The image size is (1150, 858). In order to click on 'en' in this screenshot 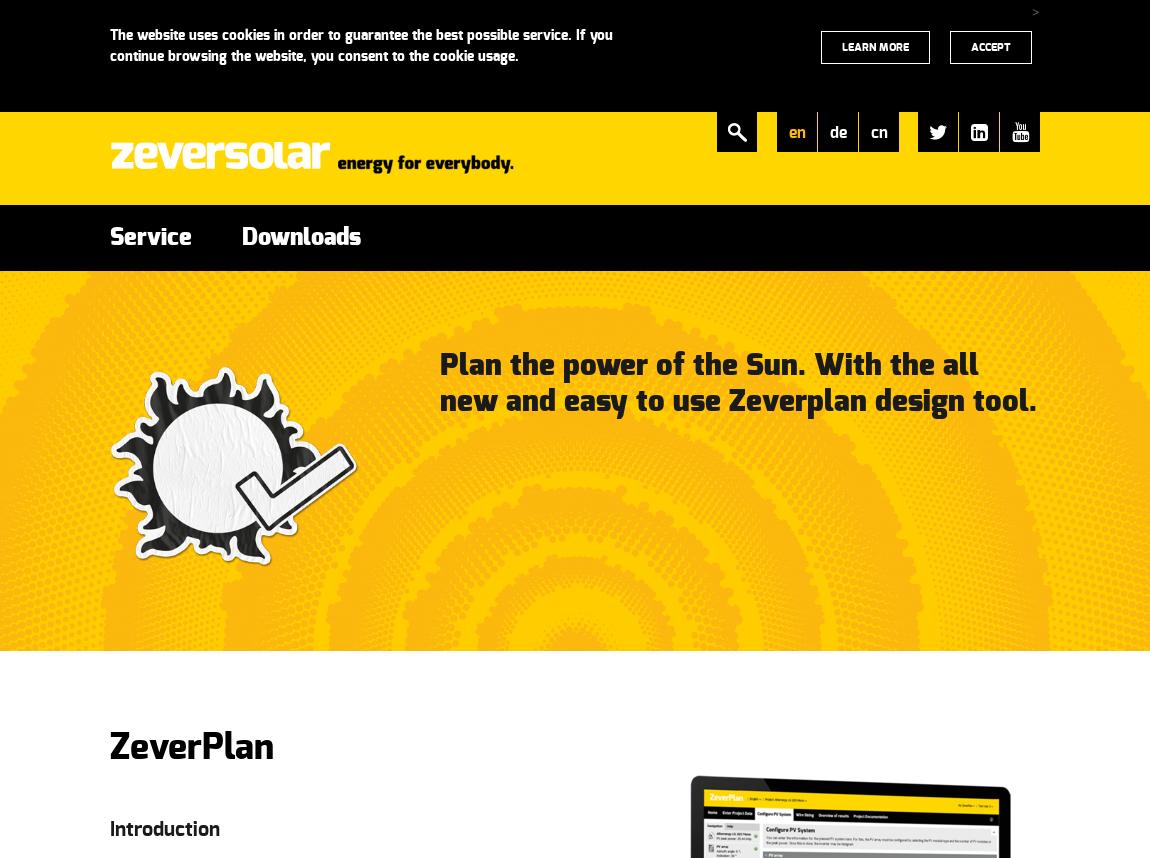, I will do `click(795, 131)`.